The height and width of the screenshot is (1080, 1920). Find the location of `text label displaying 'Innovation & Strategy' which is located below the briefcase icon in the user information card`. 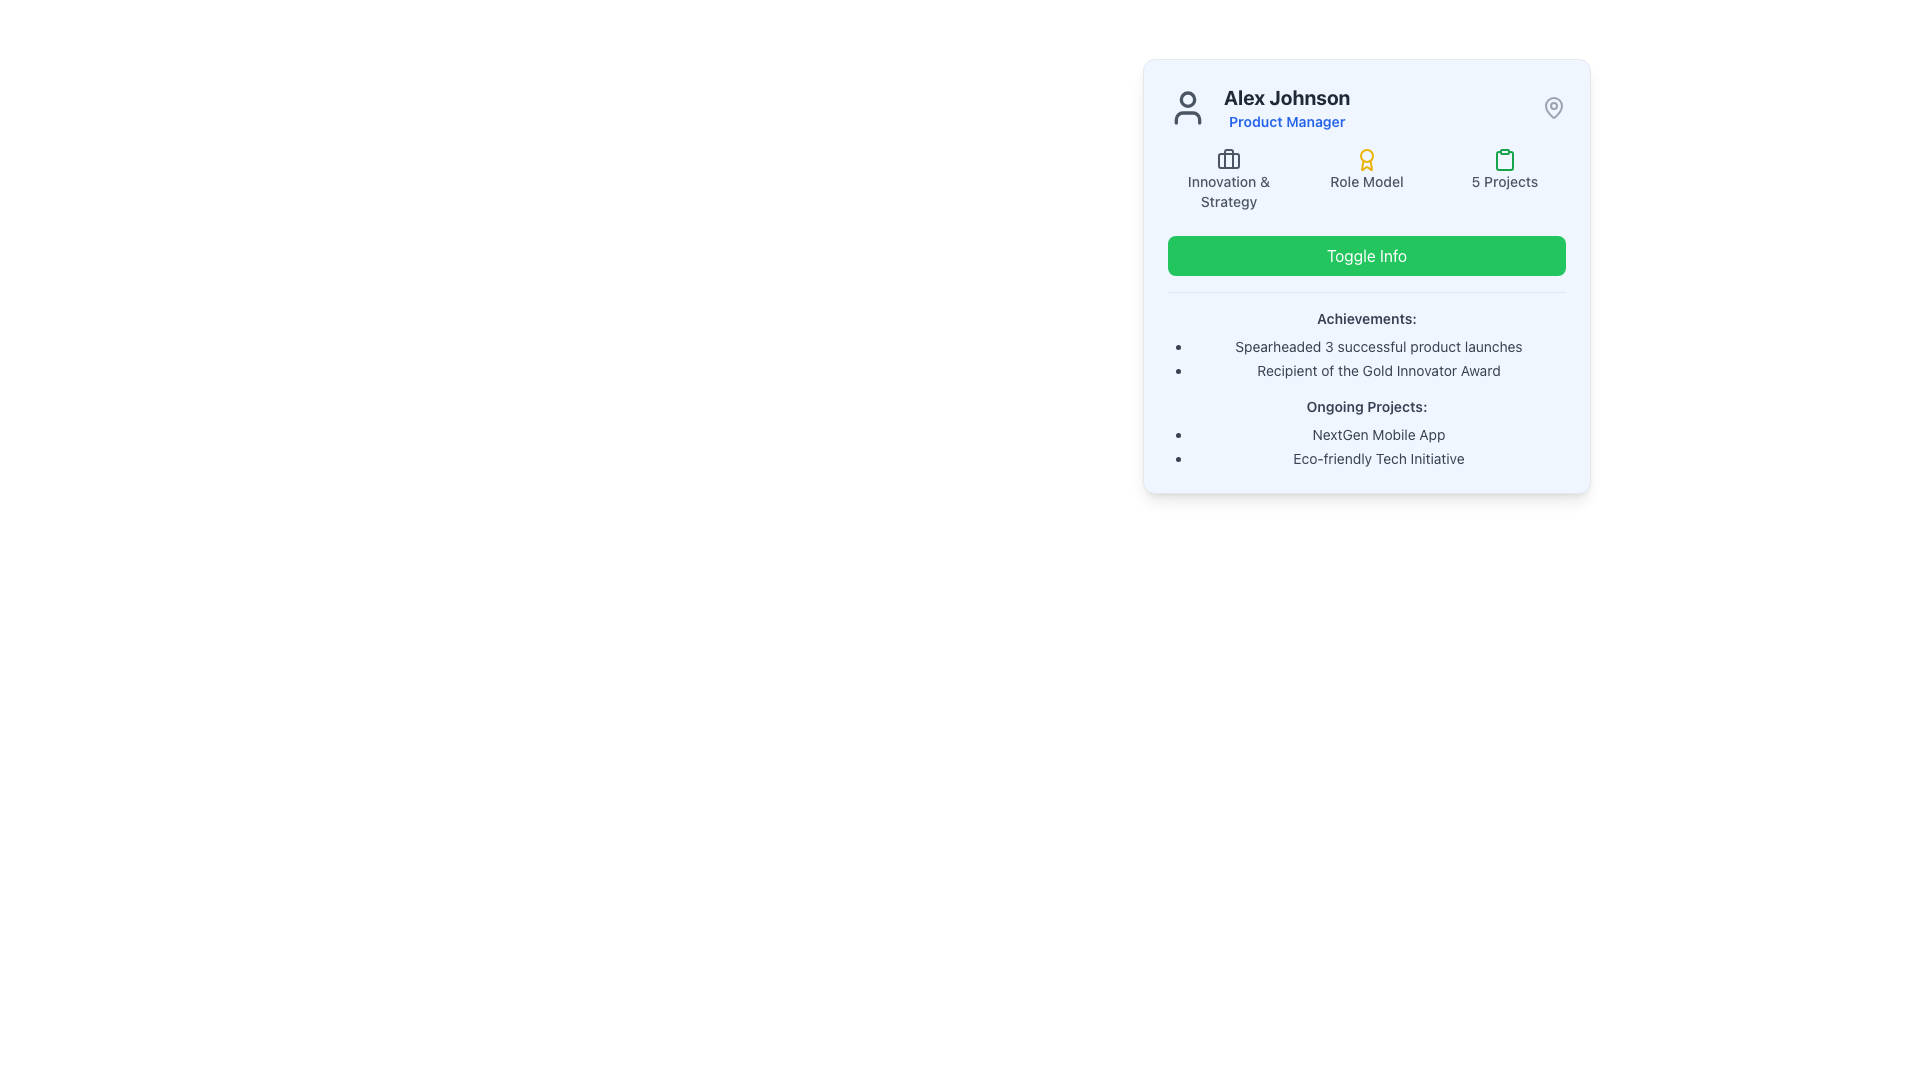

text label displaying 'Innovation & Strategy' which is located below the briefcase icon in the user information card is located at coordinates (1227, 192).